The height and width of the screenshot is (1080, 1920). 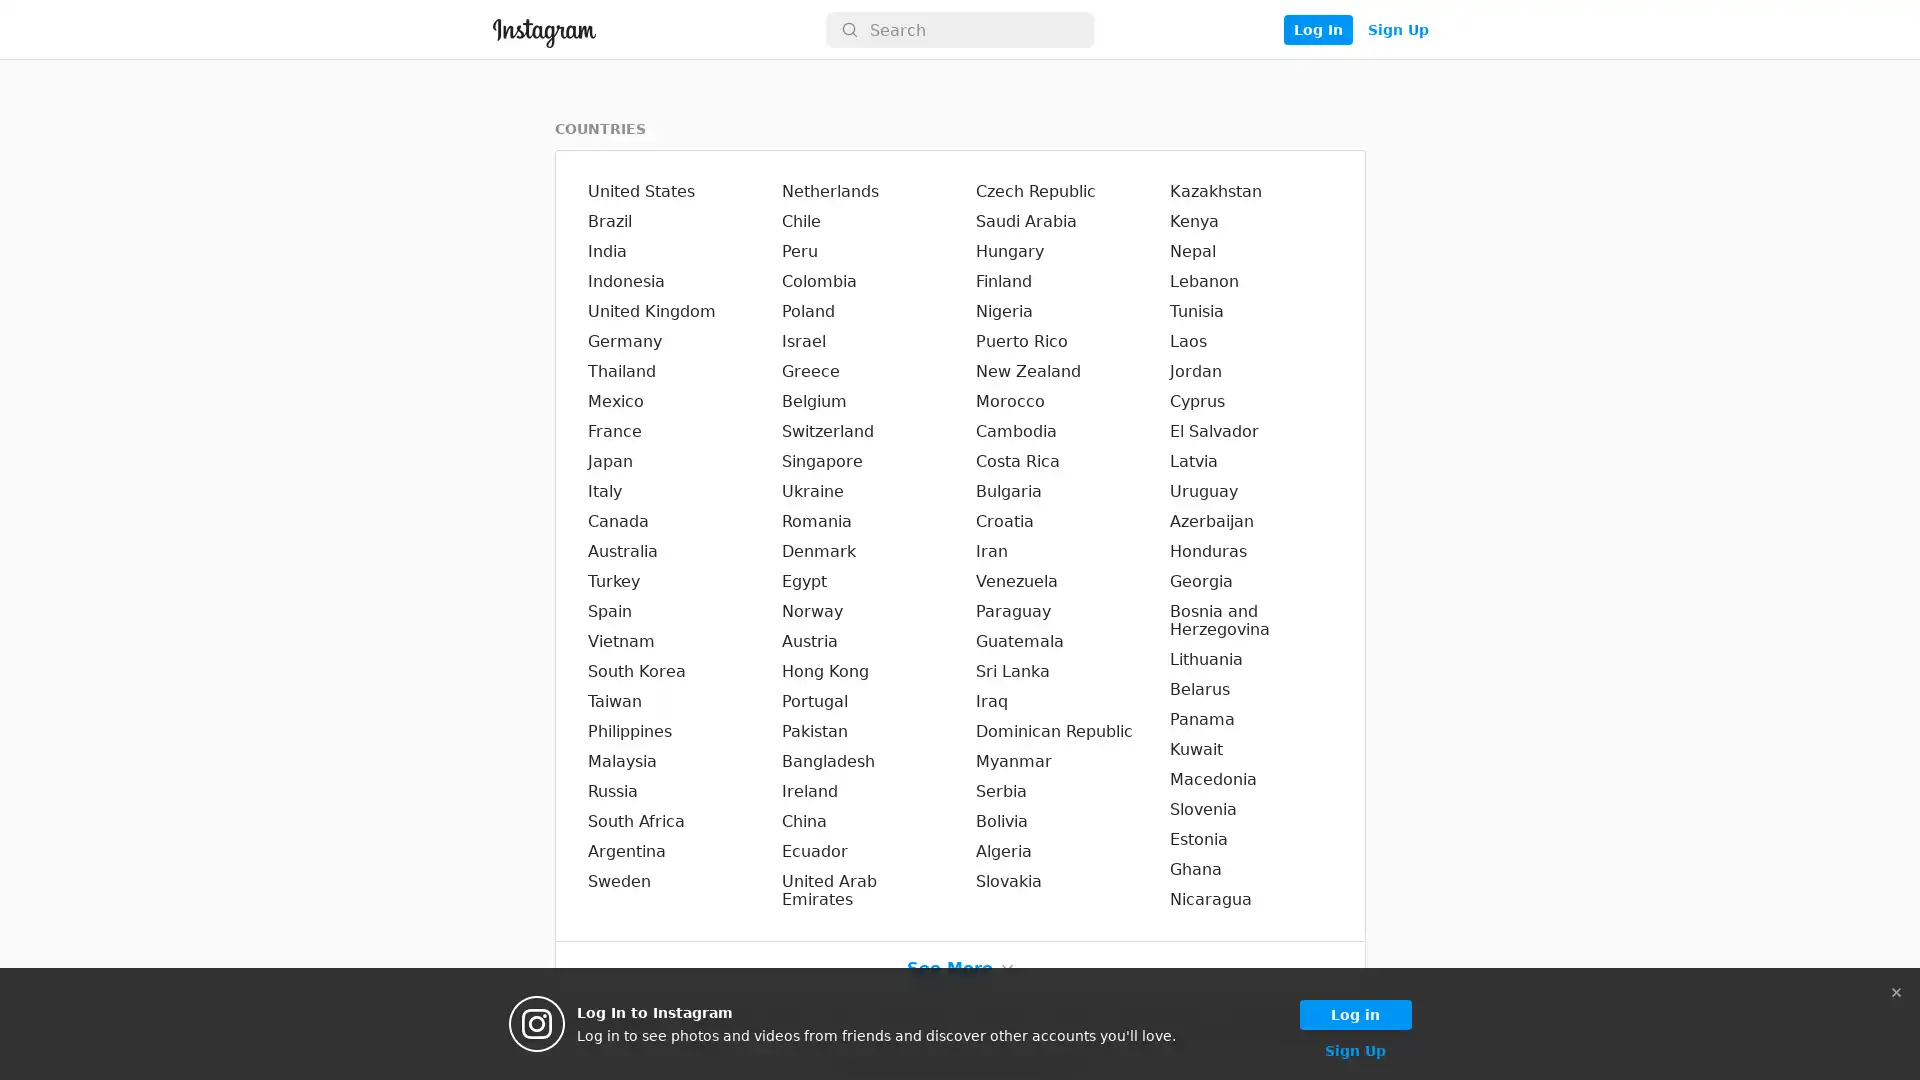 What do you see at coordinates (1396, 30) in the screenshot?
I see `Sign Up` at bounding box center [1396, 30].